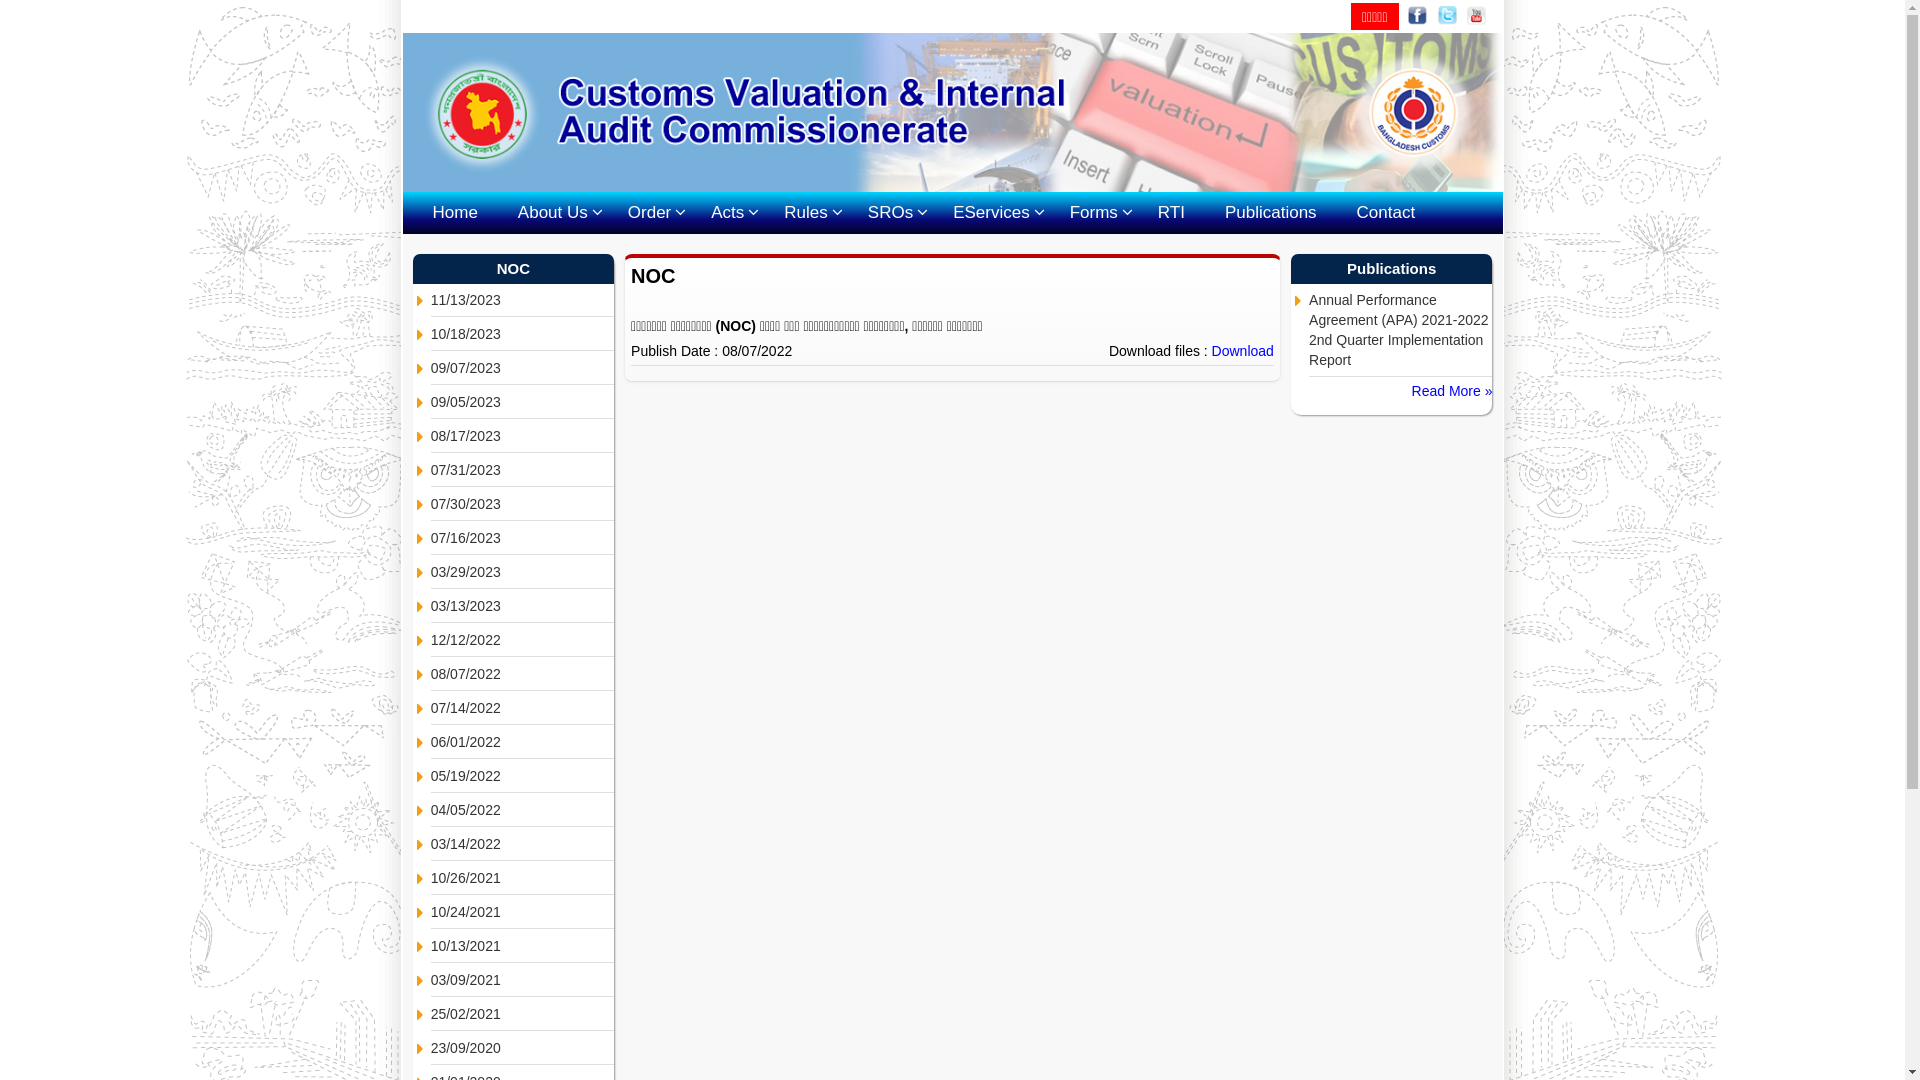  I want to click on 'Contact', so click(1385, 212).